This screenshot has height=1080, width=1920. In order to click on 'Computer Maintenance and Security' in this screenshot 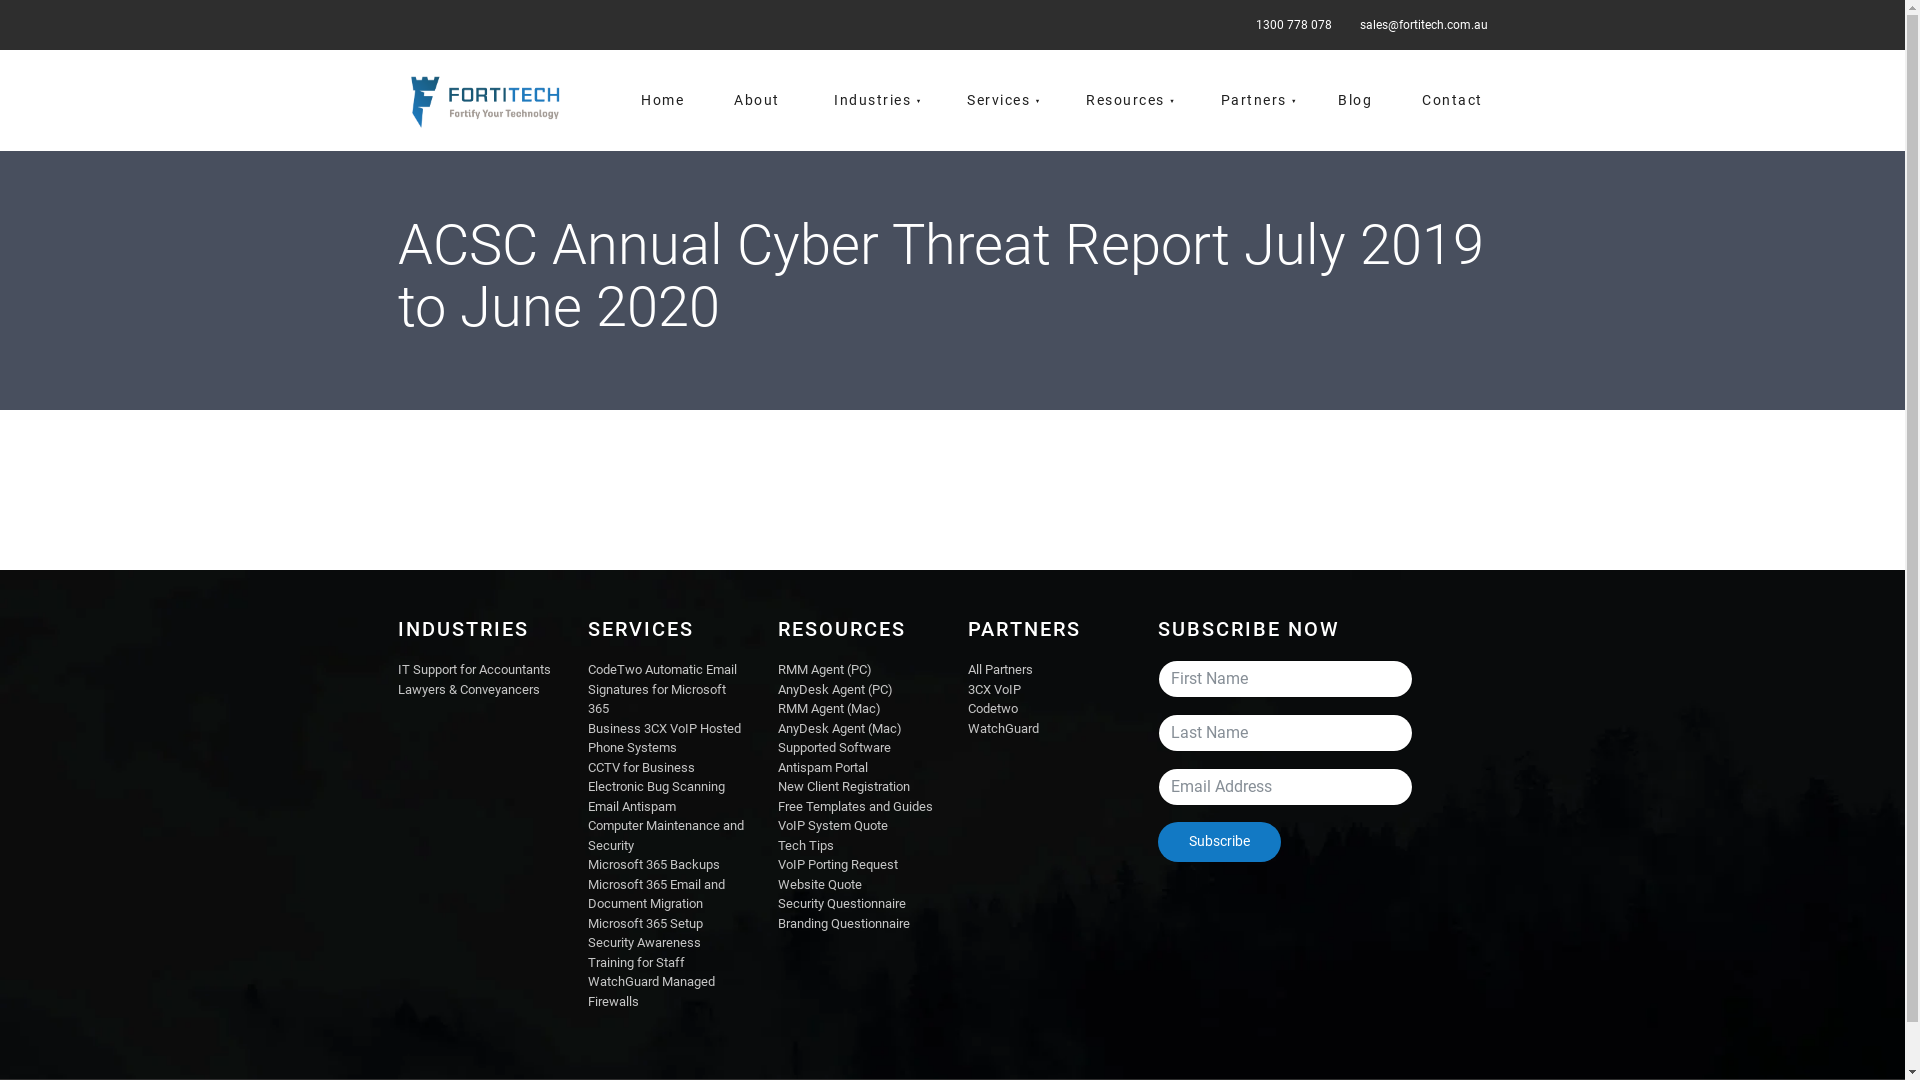, I will do `click(666, 835)`.